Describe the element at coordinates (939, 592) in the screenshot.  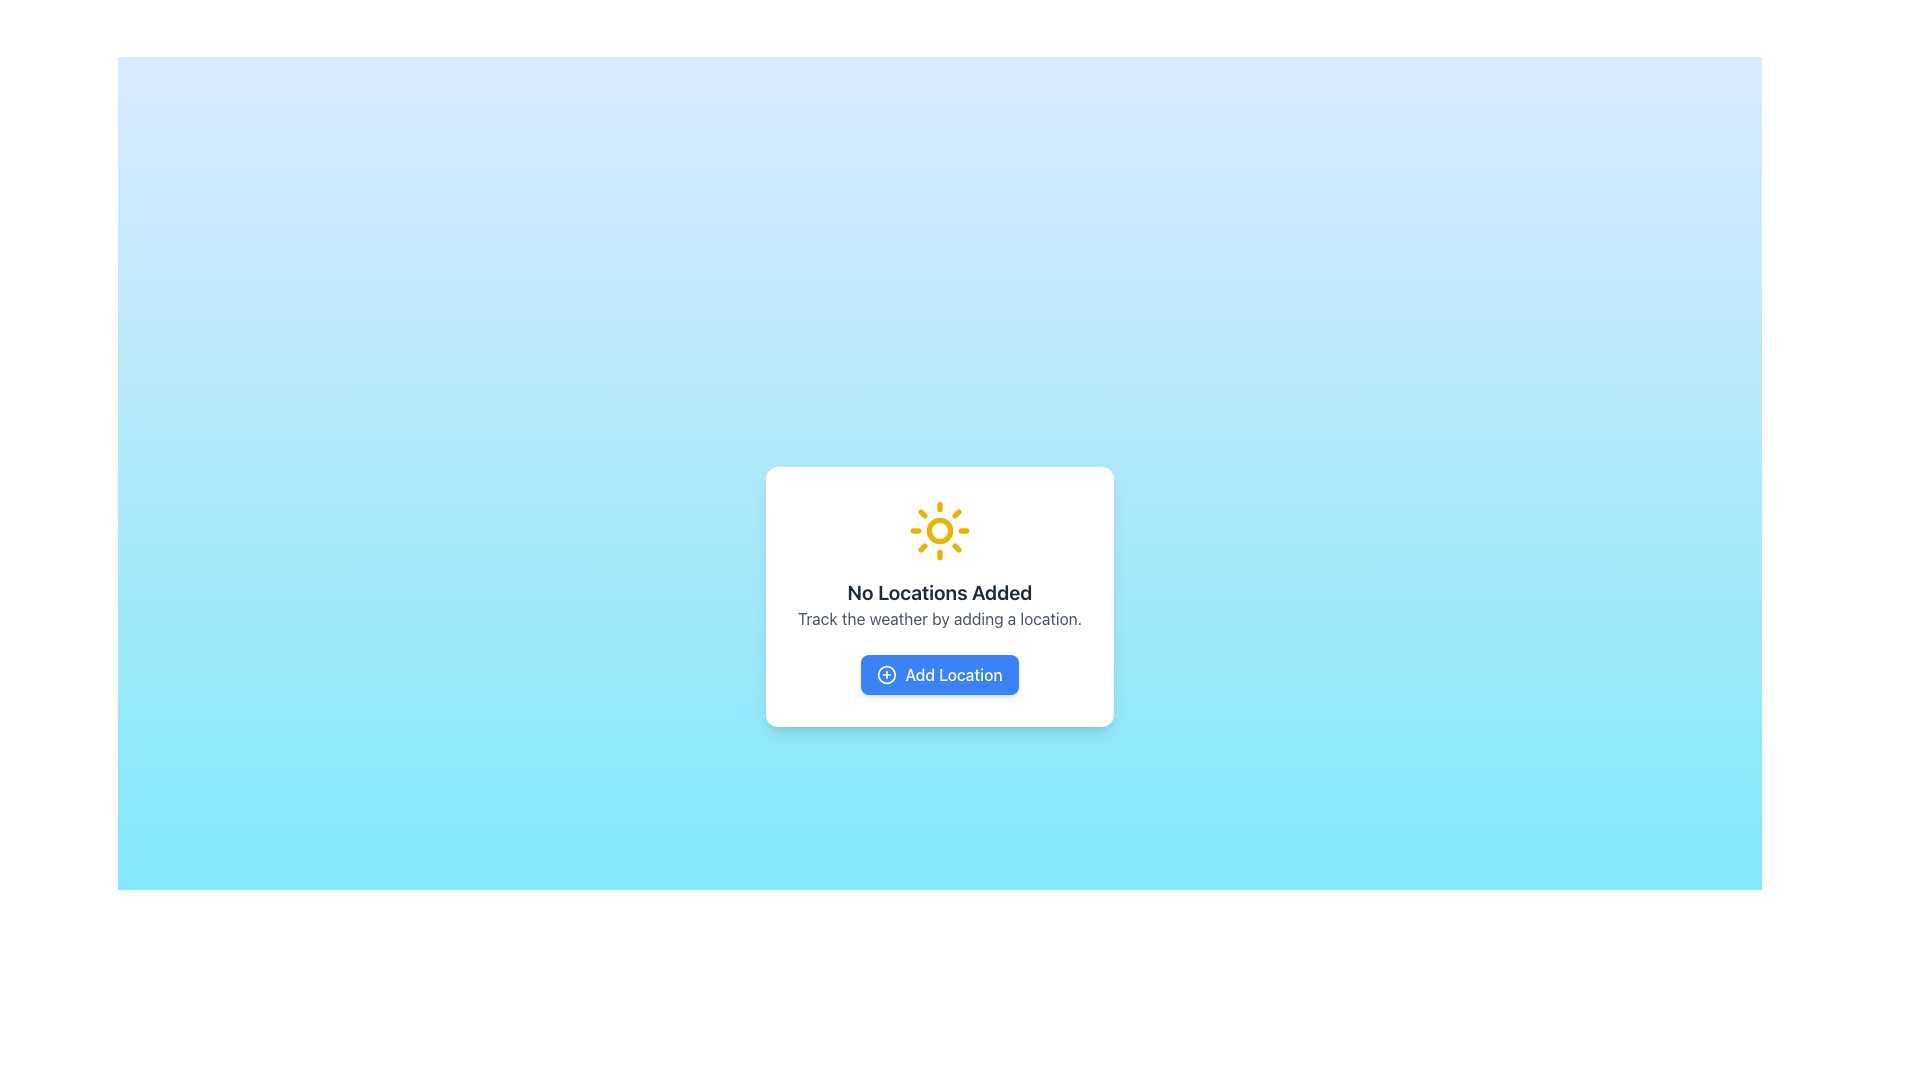
I see `the informational text label indicating that no locations have been added to track weather data, which is centrally located below a sun icon and above another text line` at that location.